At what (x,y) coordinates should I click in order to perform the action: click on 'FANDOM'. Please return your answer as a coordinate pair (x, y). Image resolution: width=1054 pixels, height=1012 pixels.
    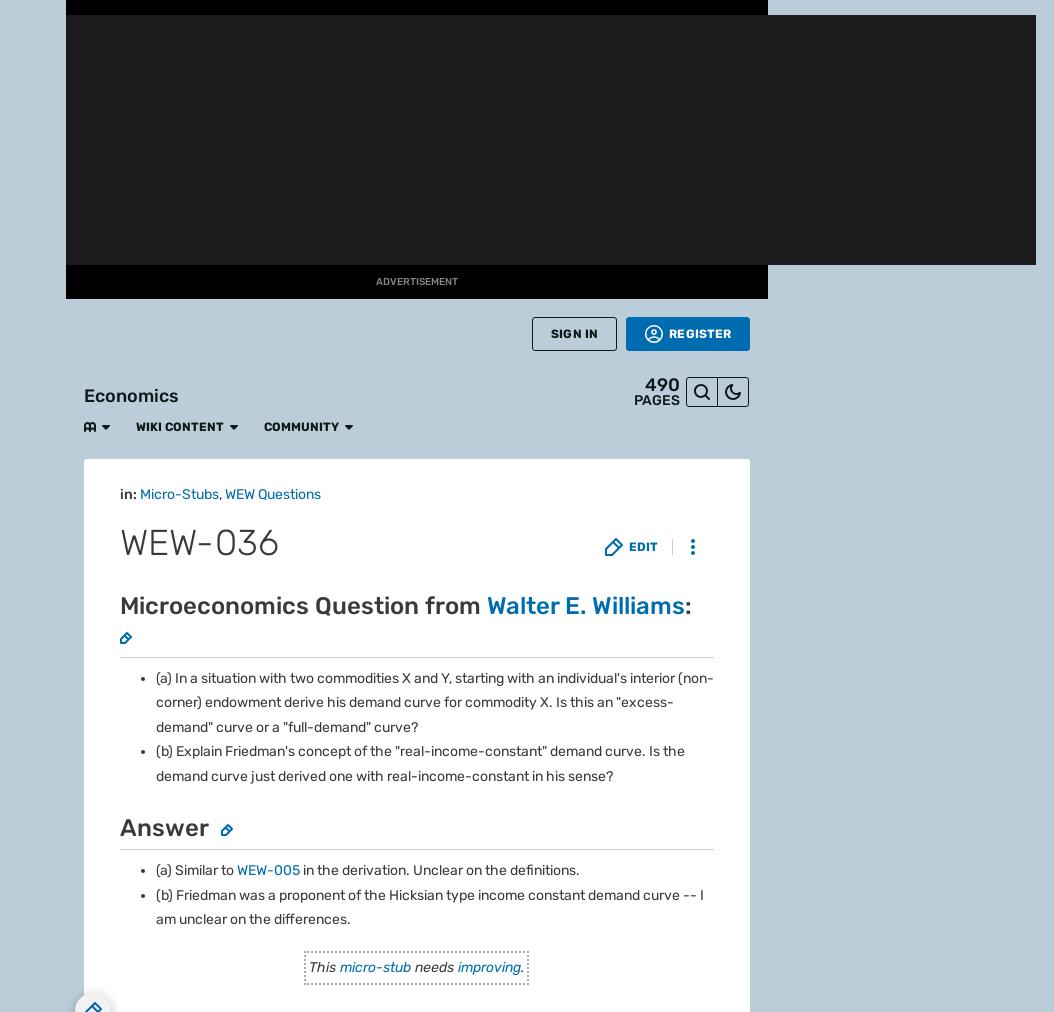
    Looking at the image, I should click on (32, 65).